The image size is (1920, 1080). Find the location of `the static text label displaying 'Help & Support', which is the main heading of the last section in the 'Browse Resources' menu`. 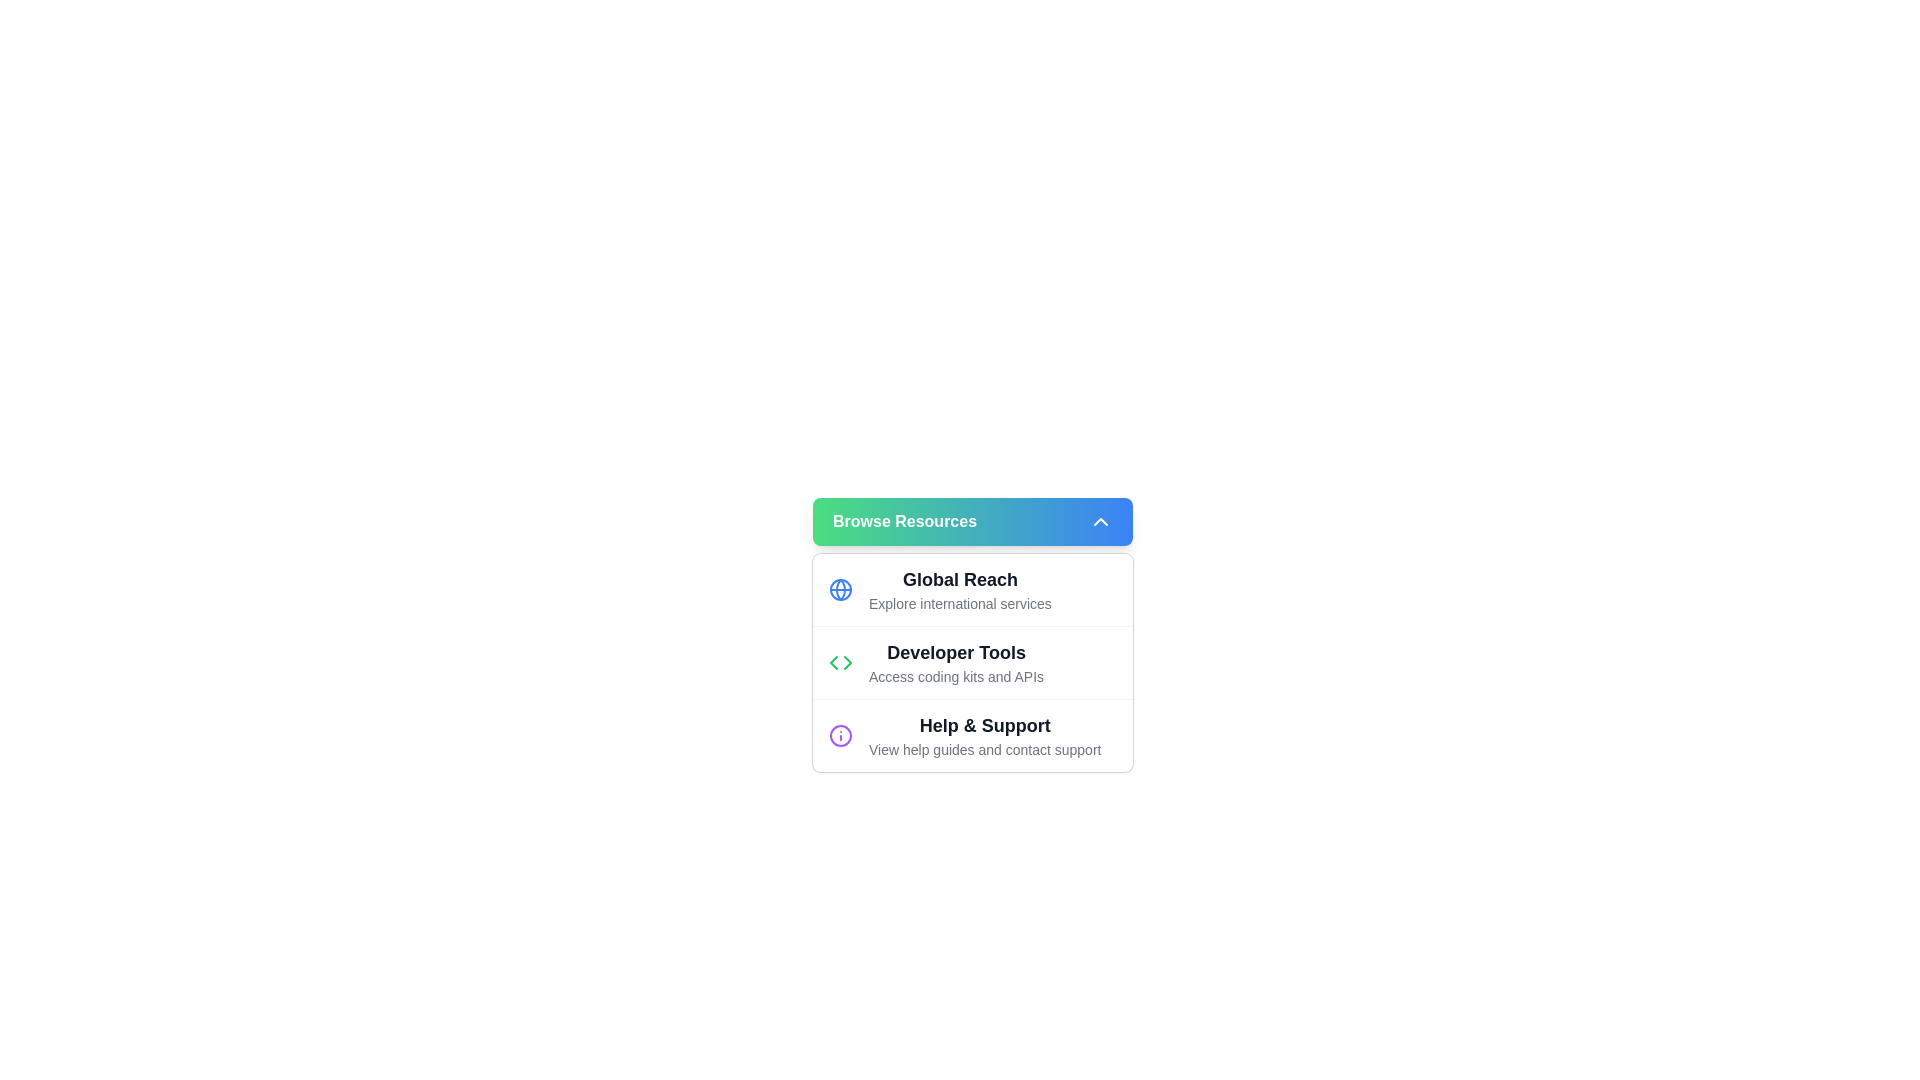

the static text label displaying 'Help & Support', which is the main heading of the last section in the 'Browse Resources' menu is located at coordinates (985, 725).